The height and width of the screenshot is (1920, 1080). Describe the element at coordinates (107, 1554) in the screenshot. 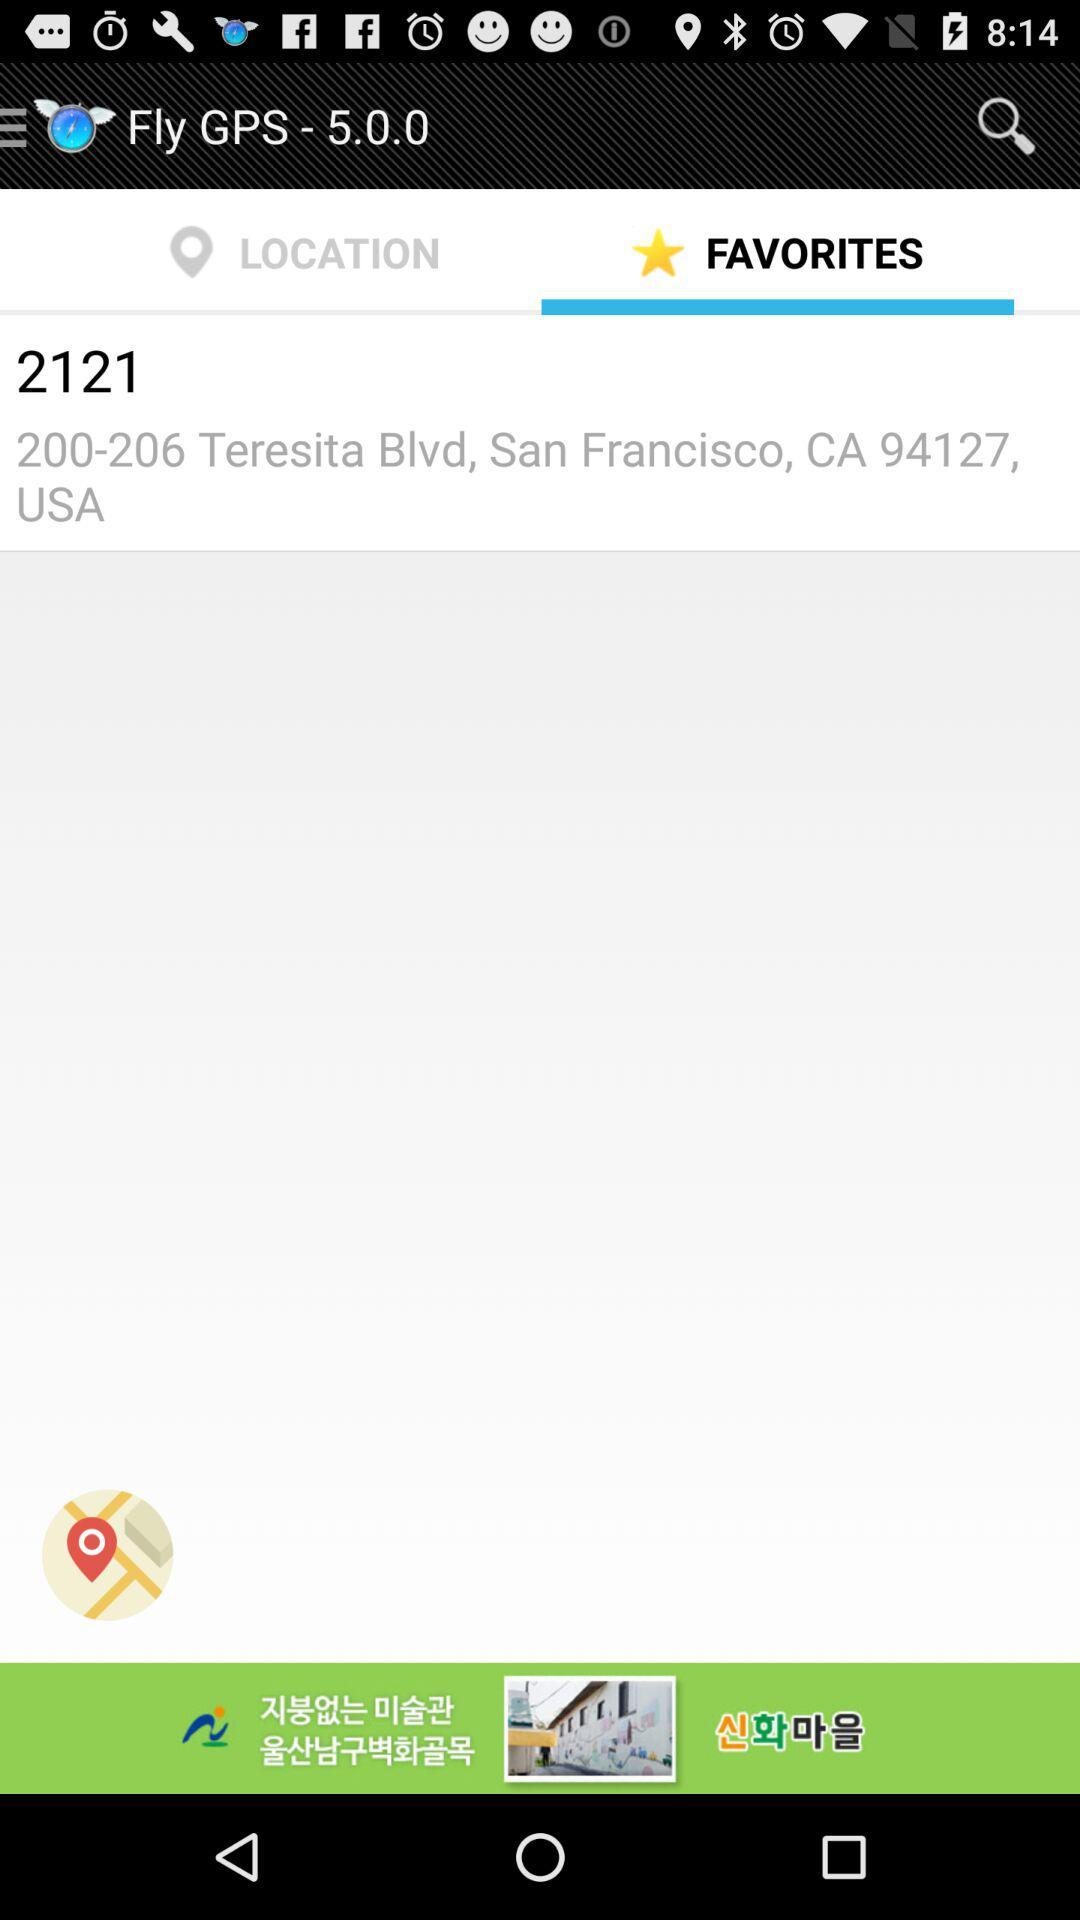

I see `the icon at the bottom left corner` at that location.